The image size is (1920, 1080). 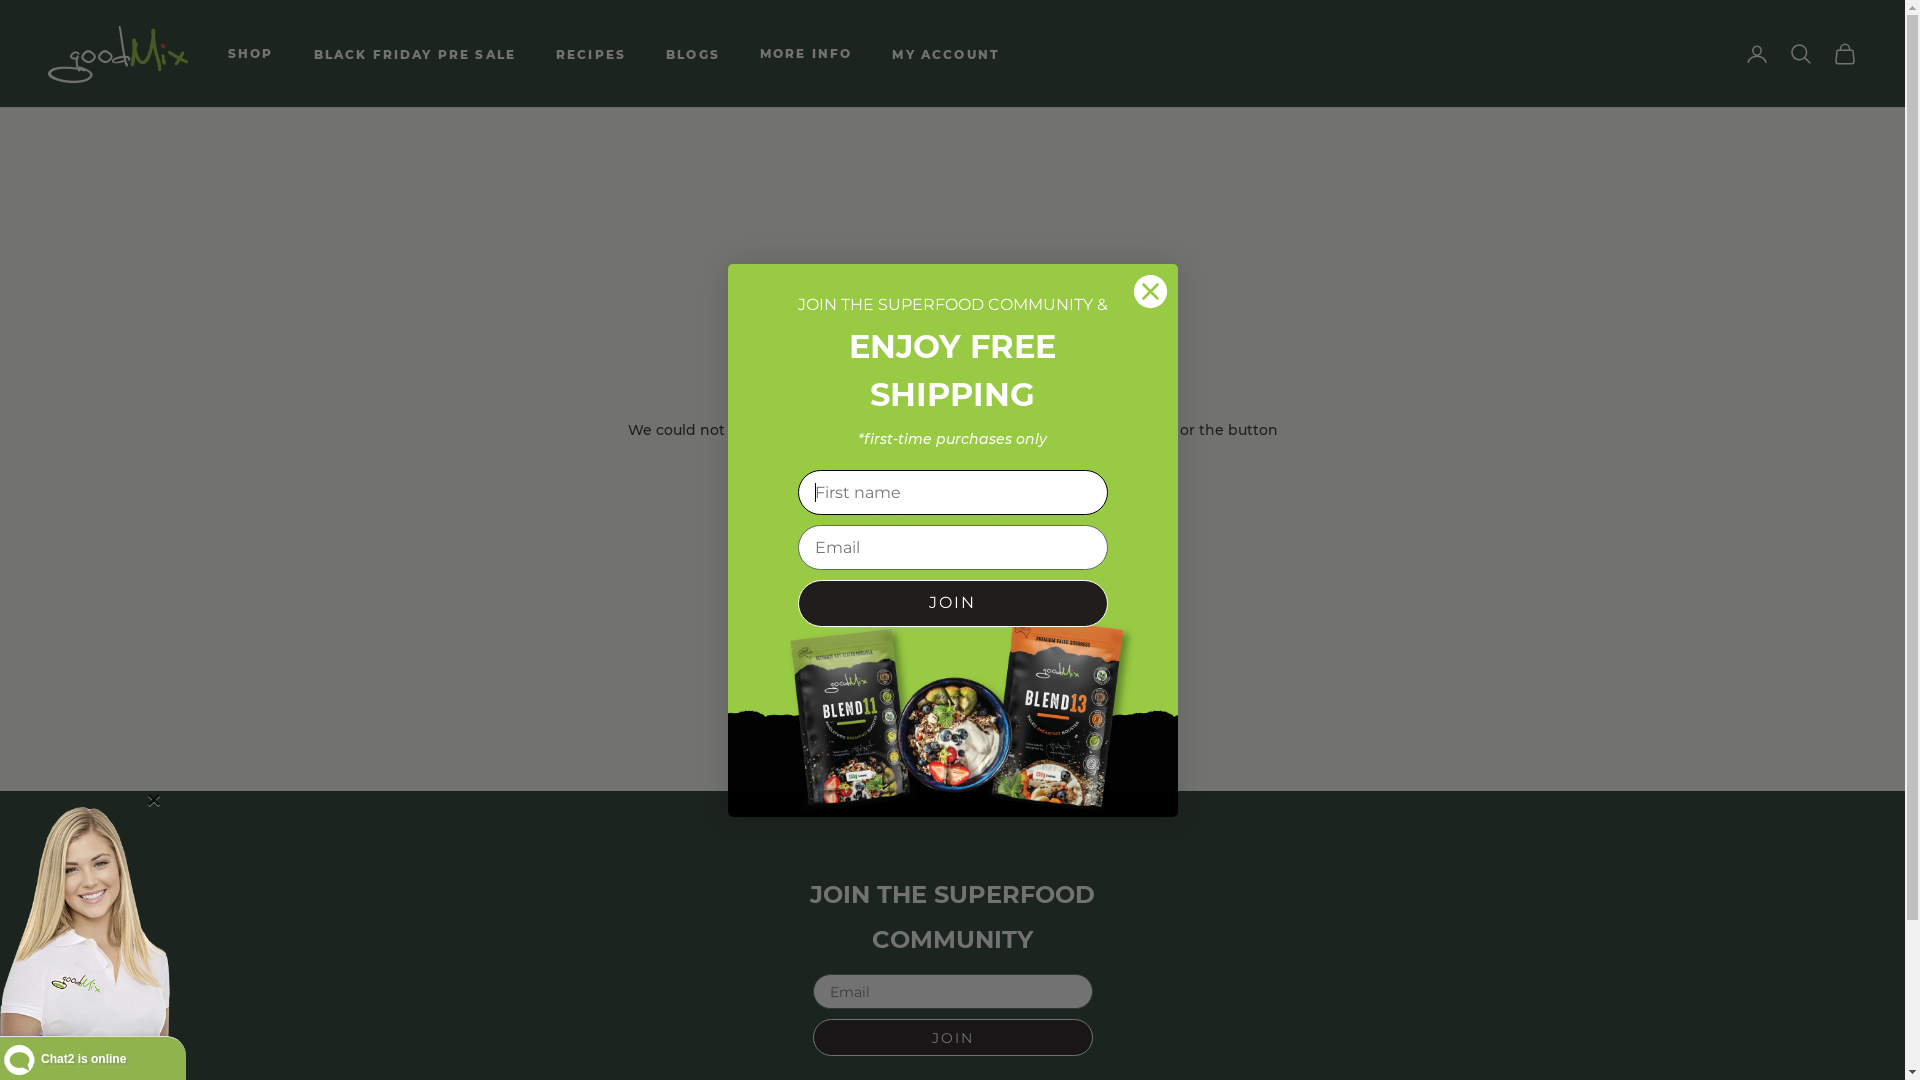 I want to click on 'Submit', so click(x=29, y=9).